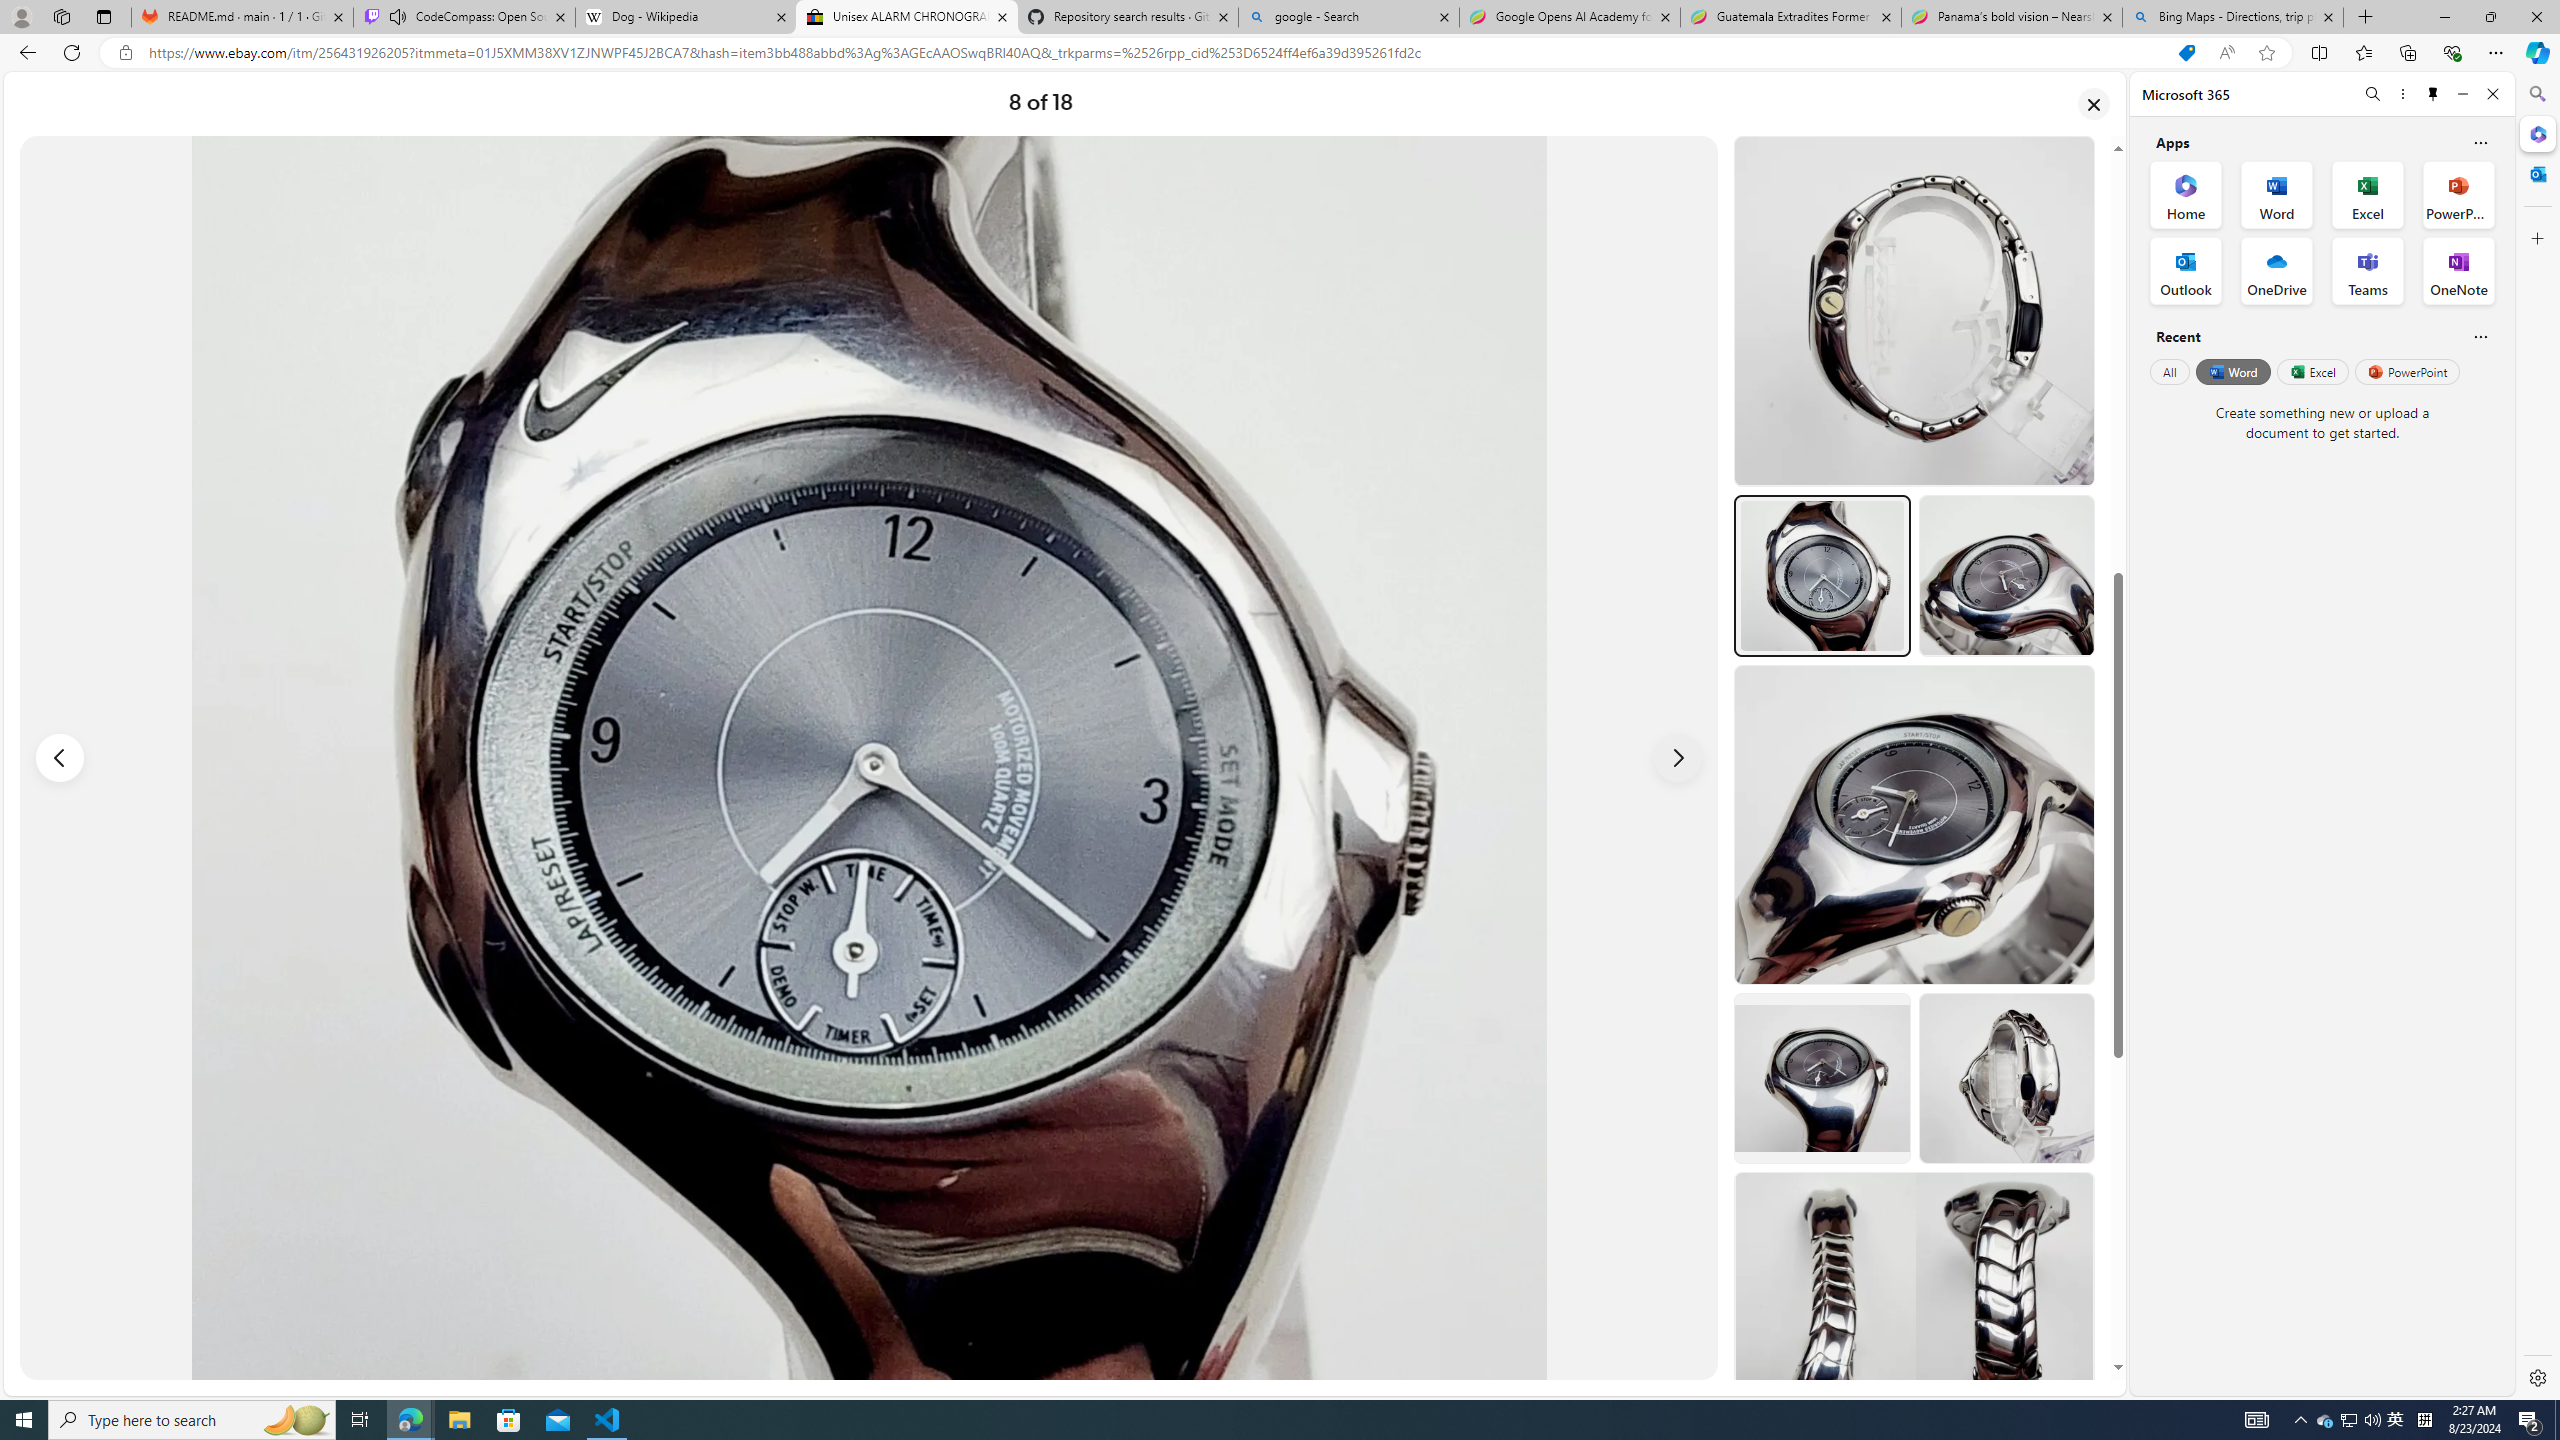 The image size is (2560, 1440). I want to click on 'Word', so click(2231, 371).